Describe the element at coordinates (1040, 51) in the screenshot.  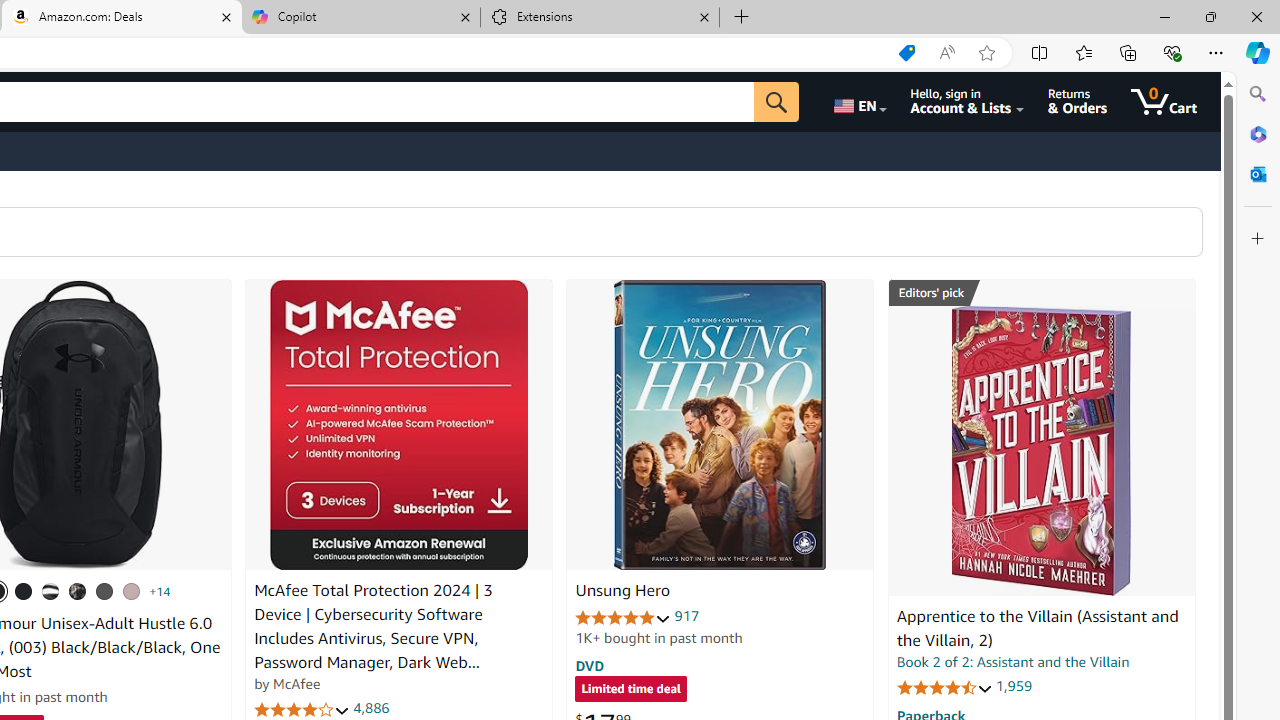
I see `'Split screen'` at that location.